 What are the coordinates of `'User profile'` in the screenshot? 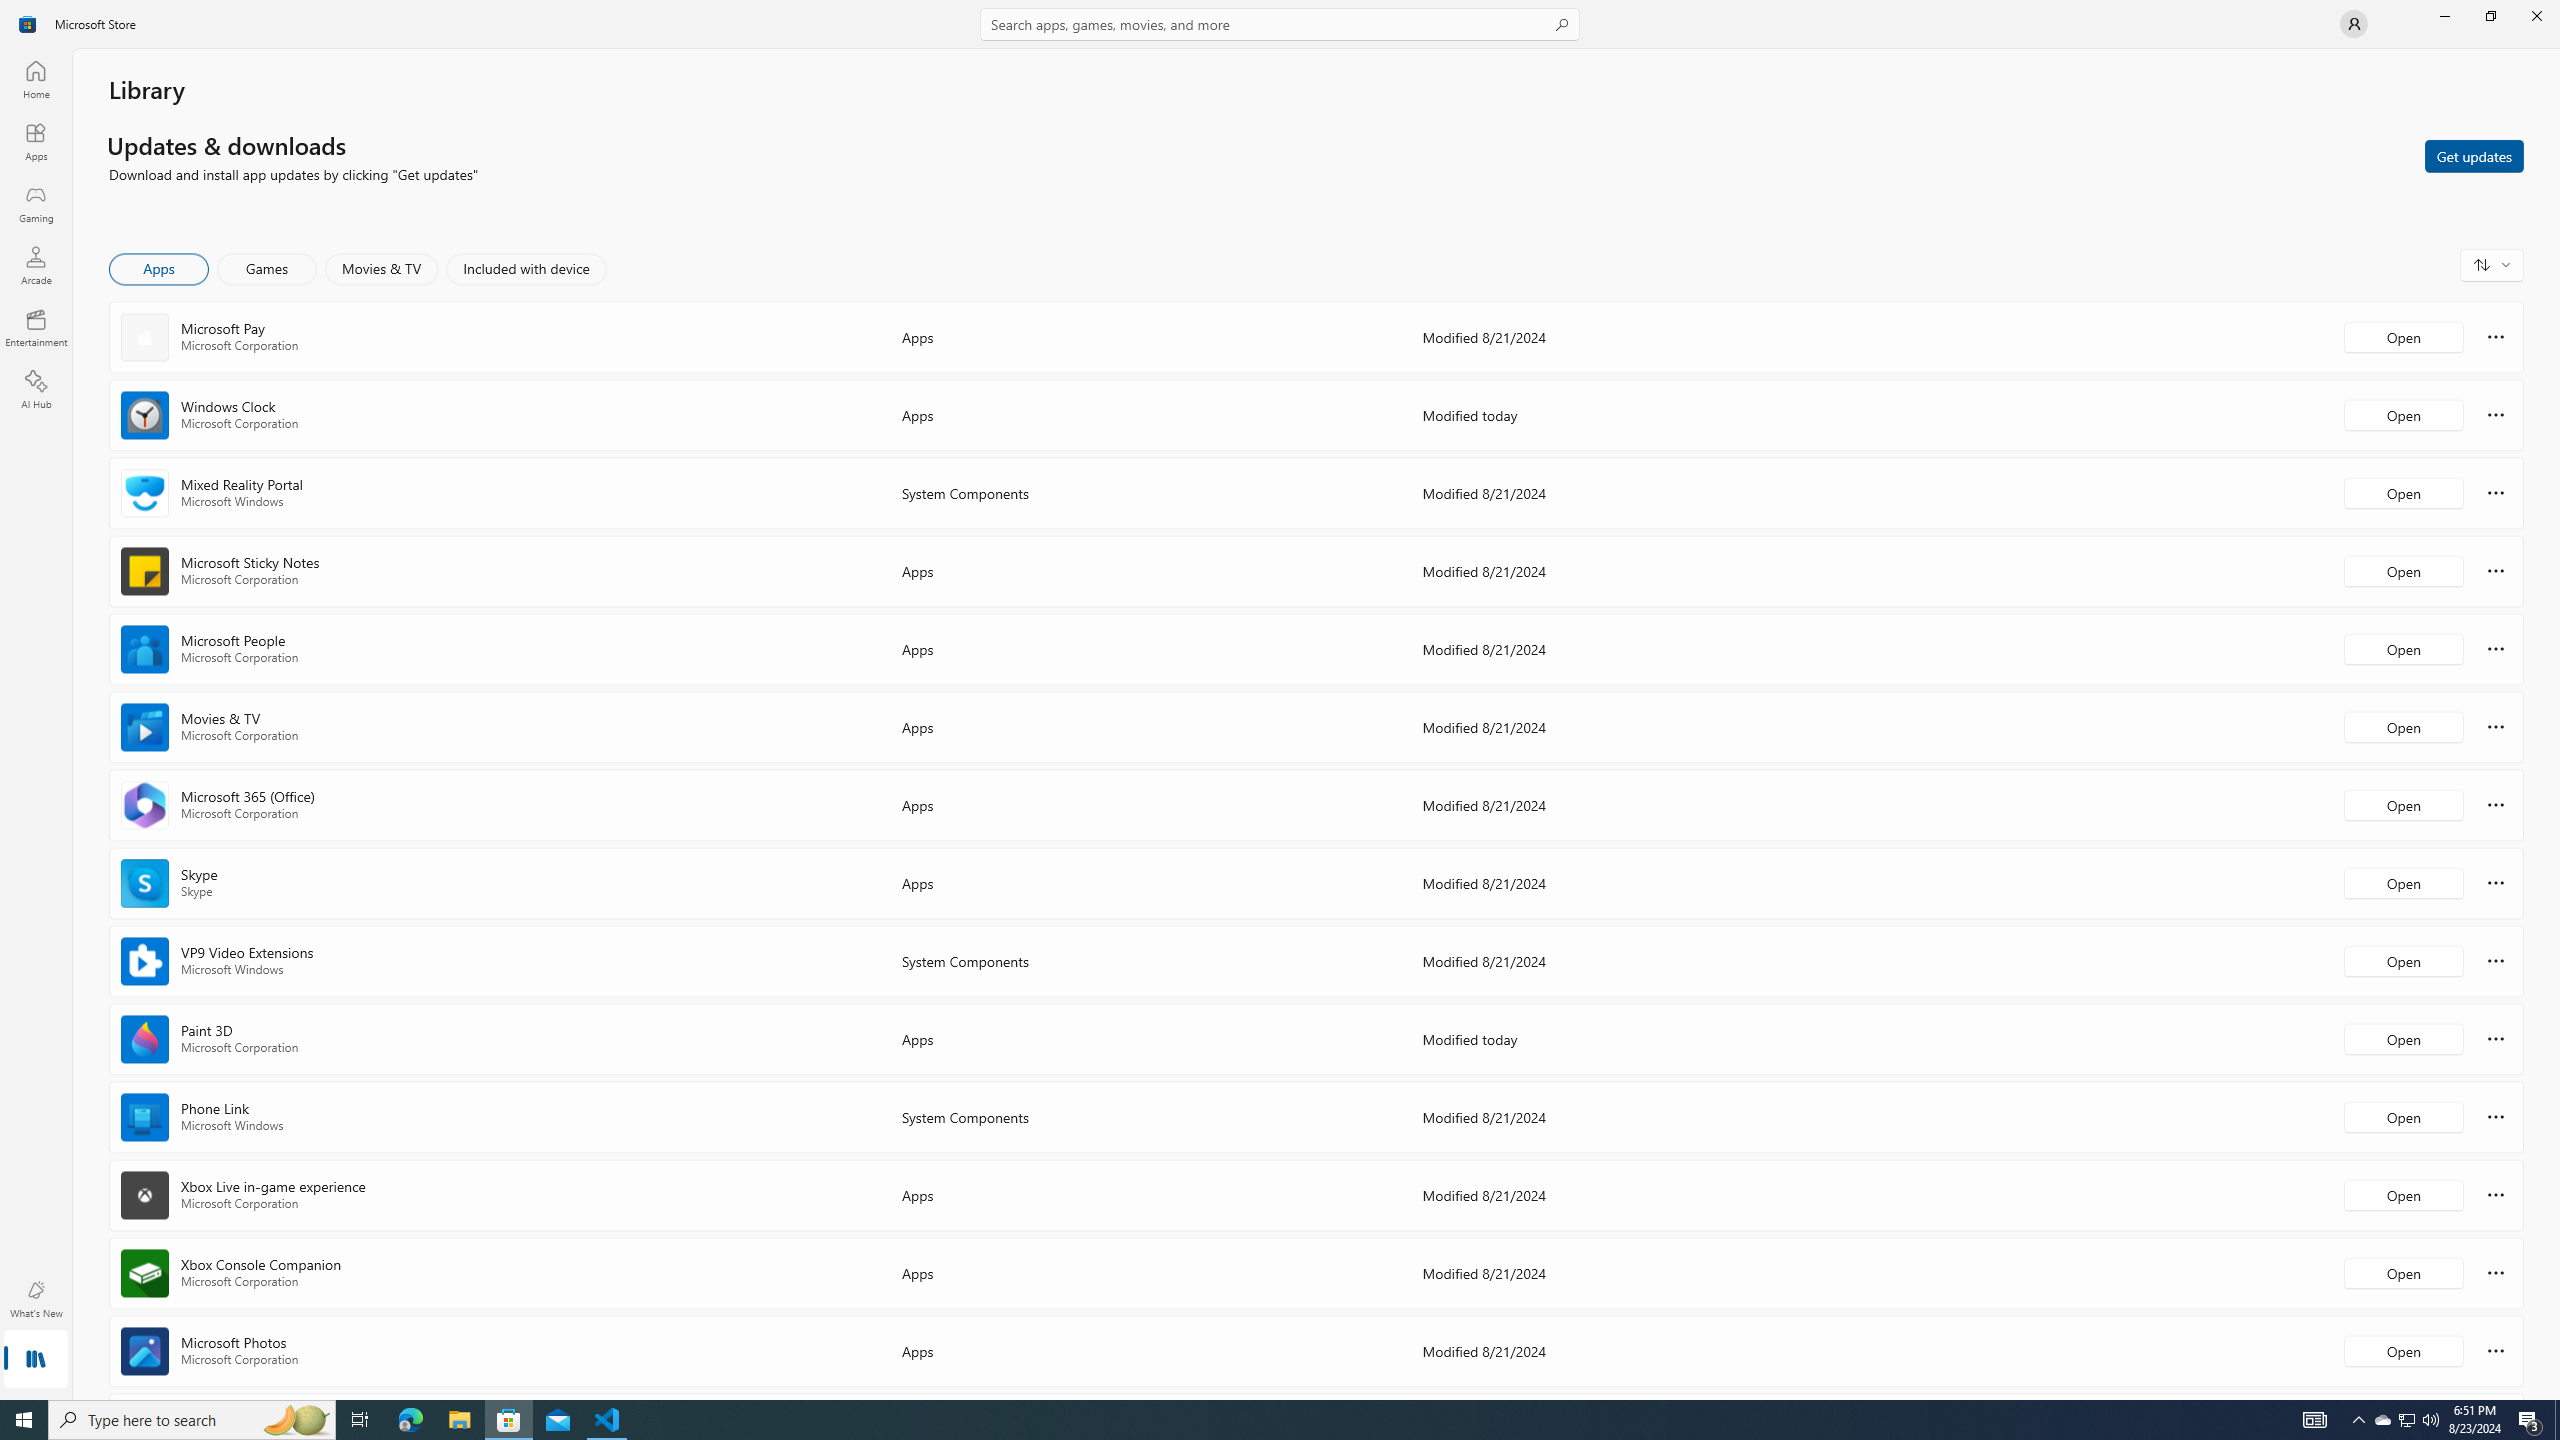 It's located at (2352, 22).